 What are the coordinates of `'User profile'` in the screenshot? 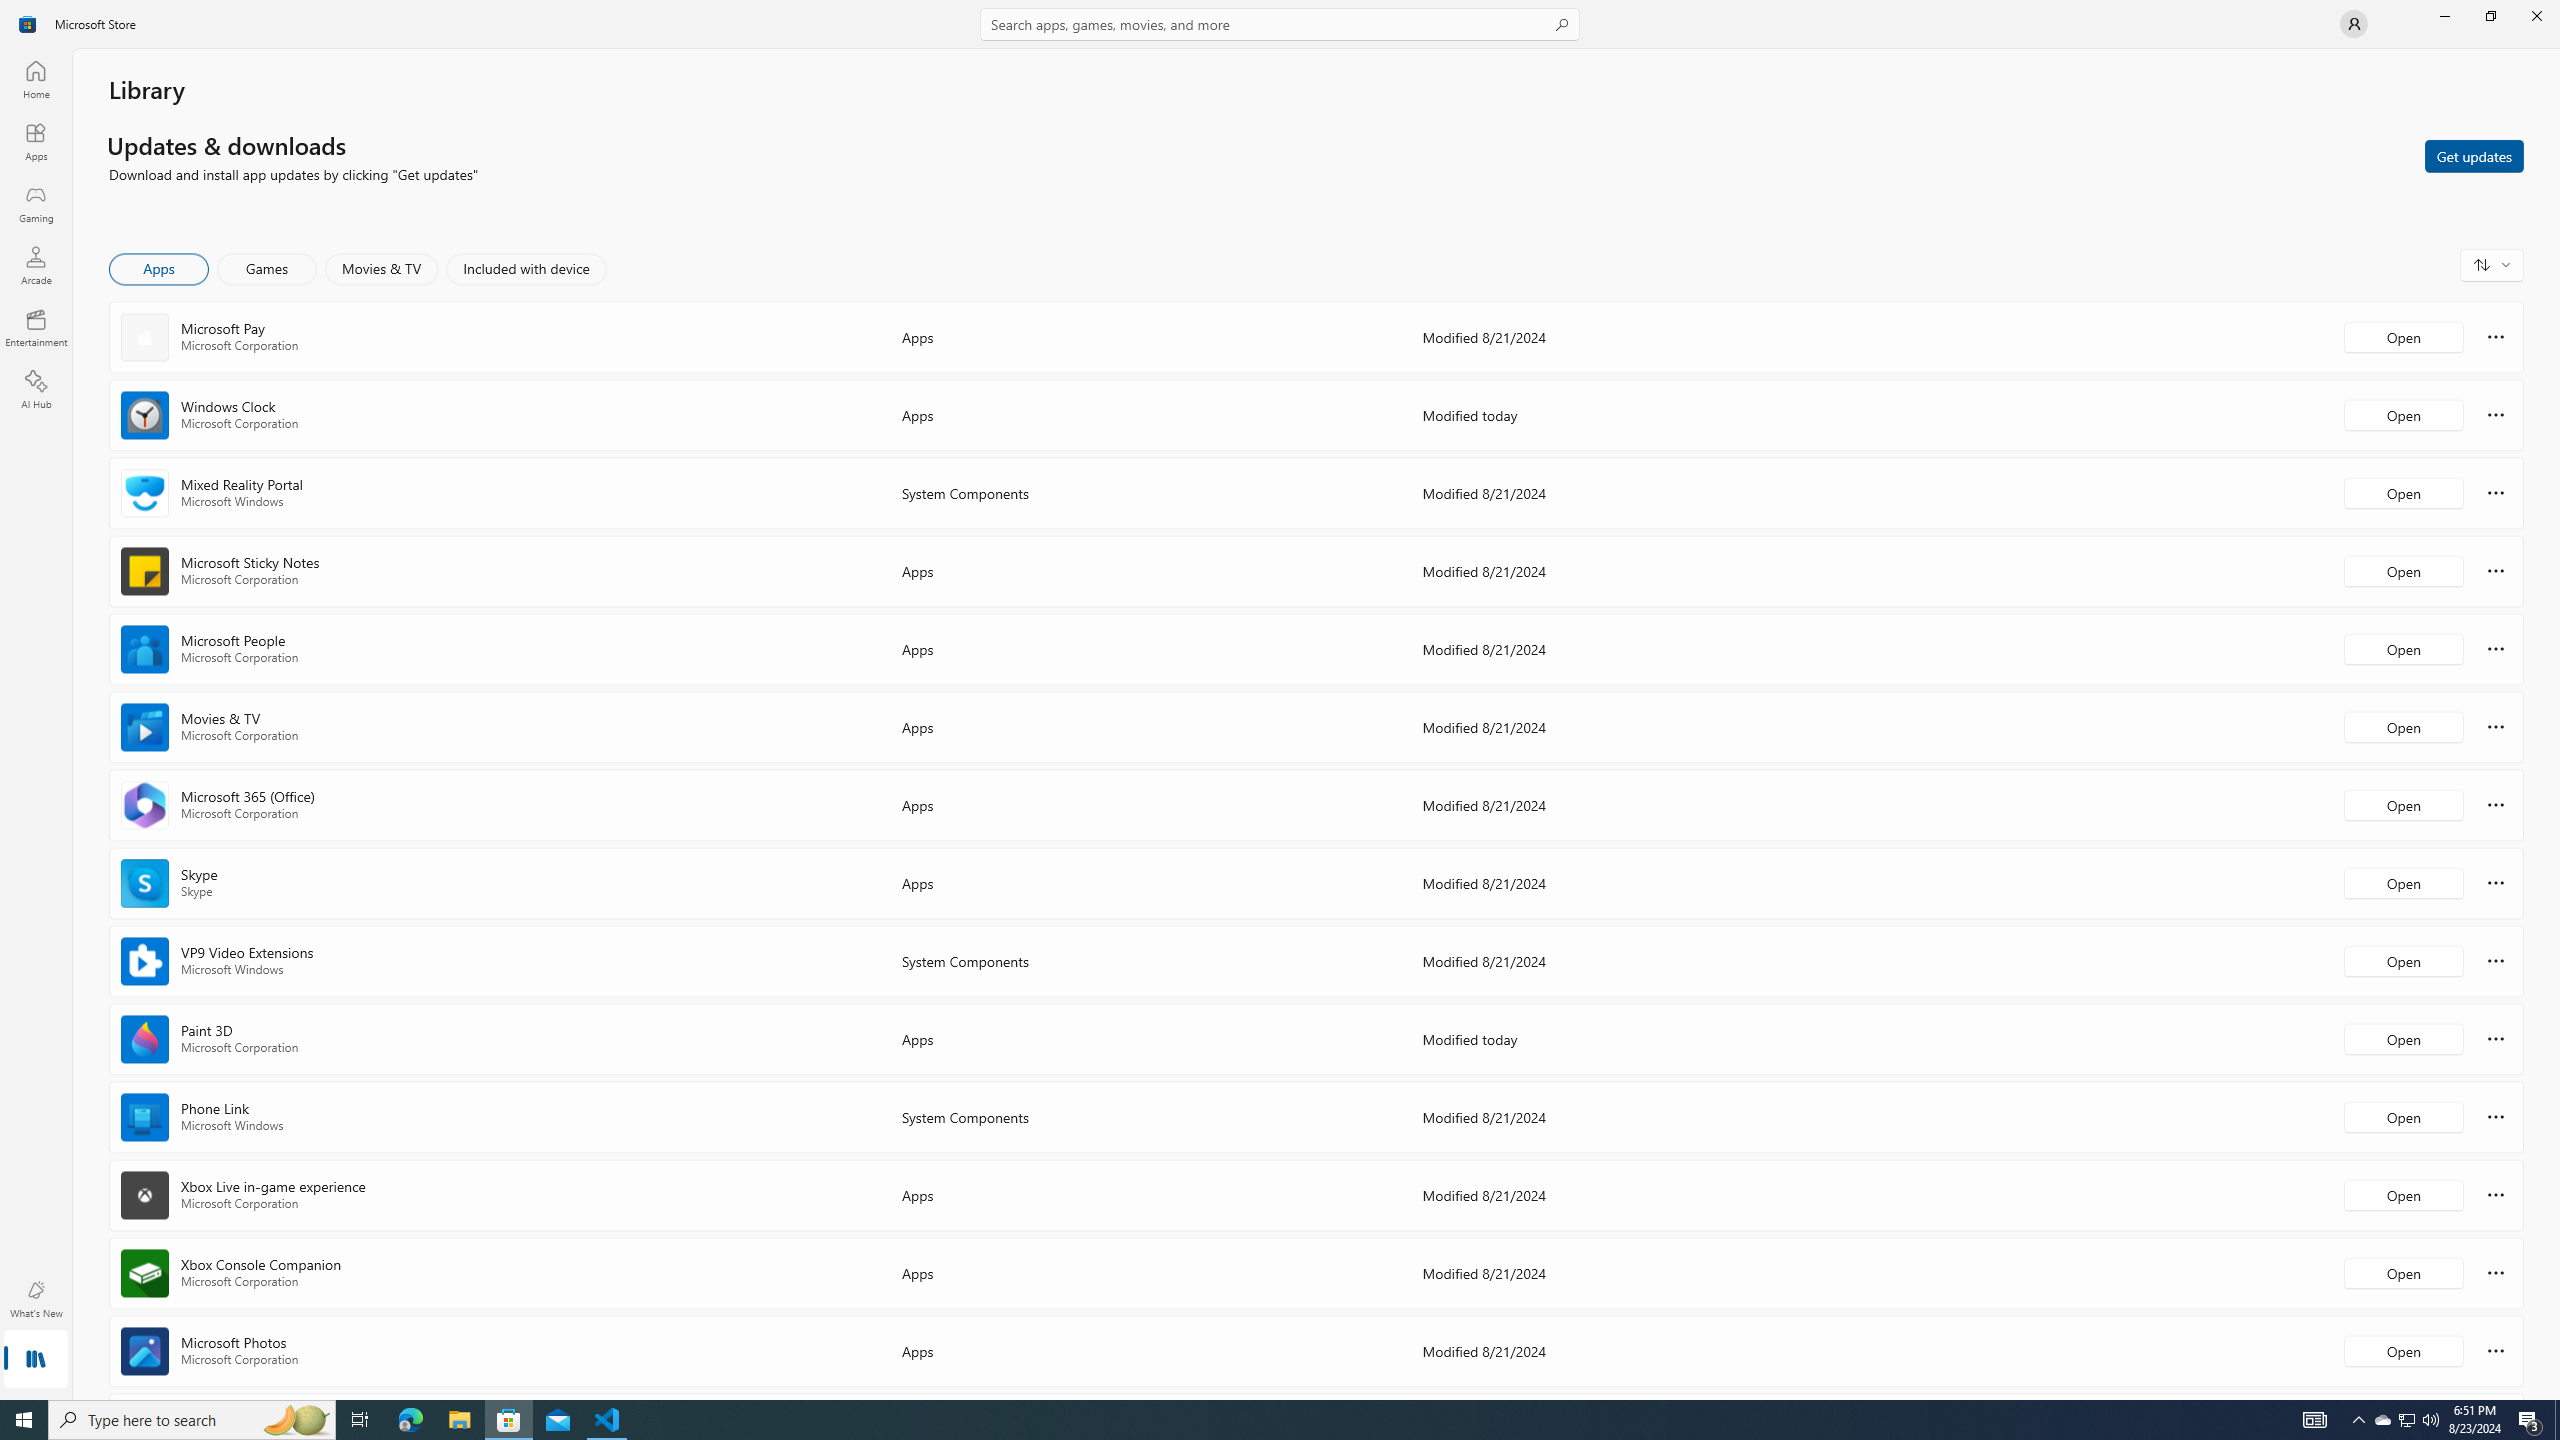 It's located at (2352, 22).